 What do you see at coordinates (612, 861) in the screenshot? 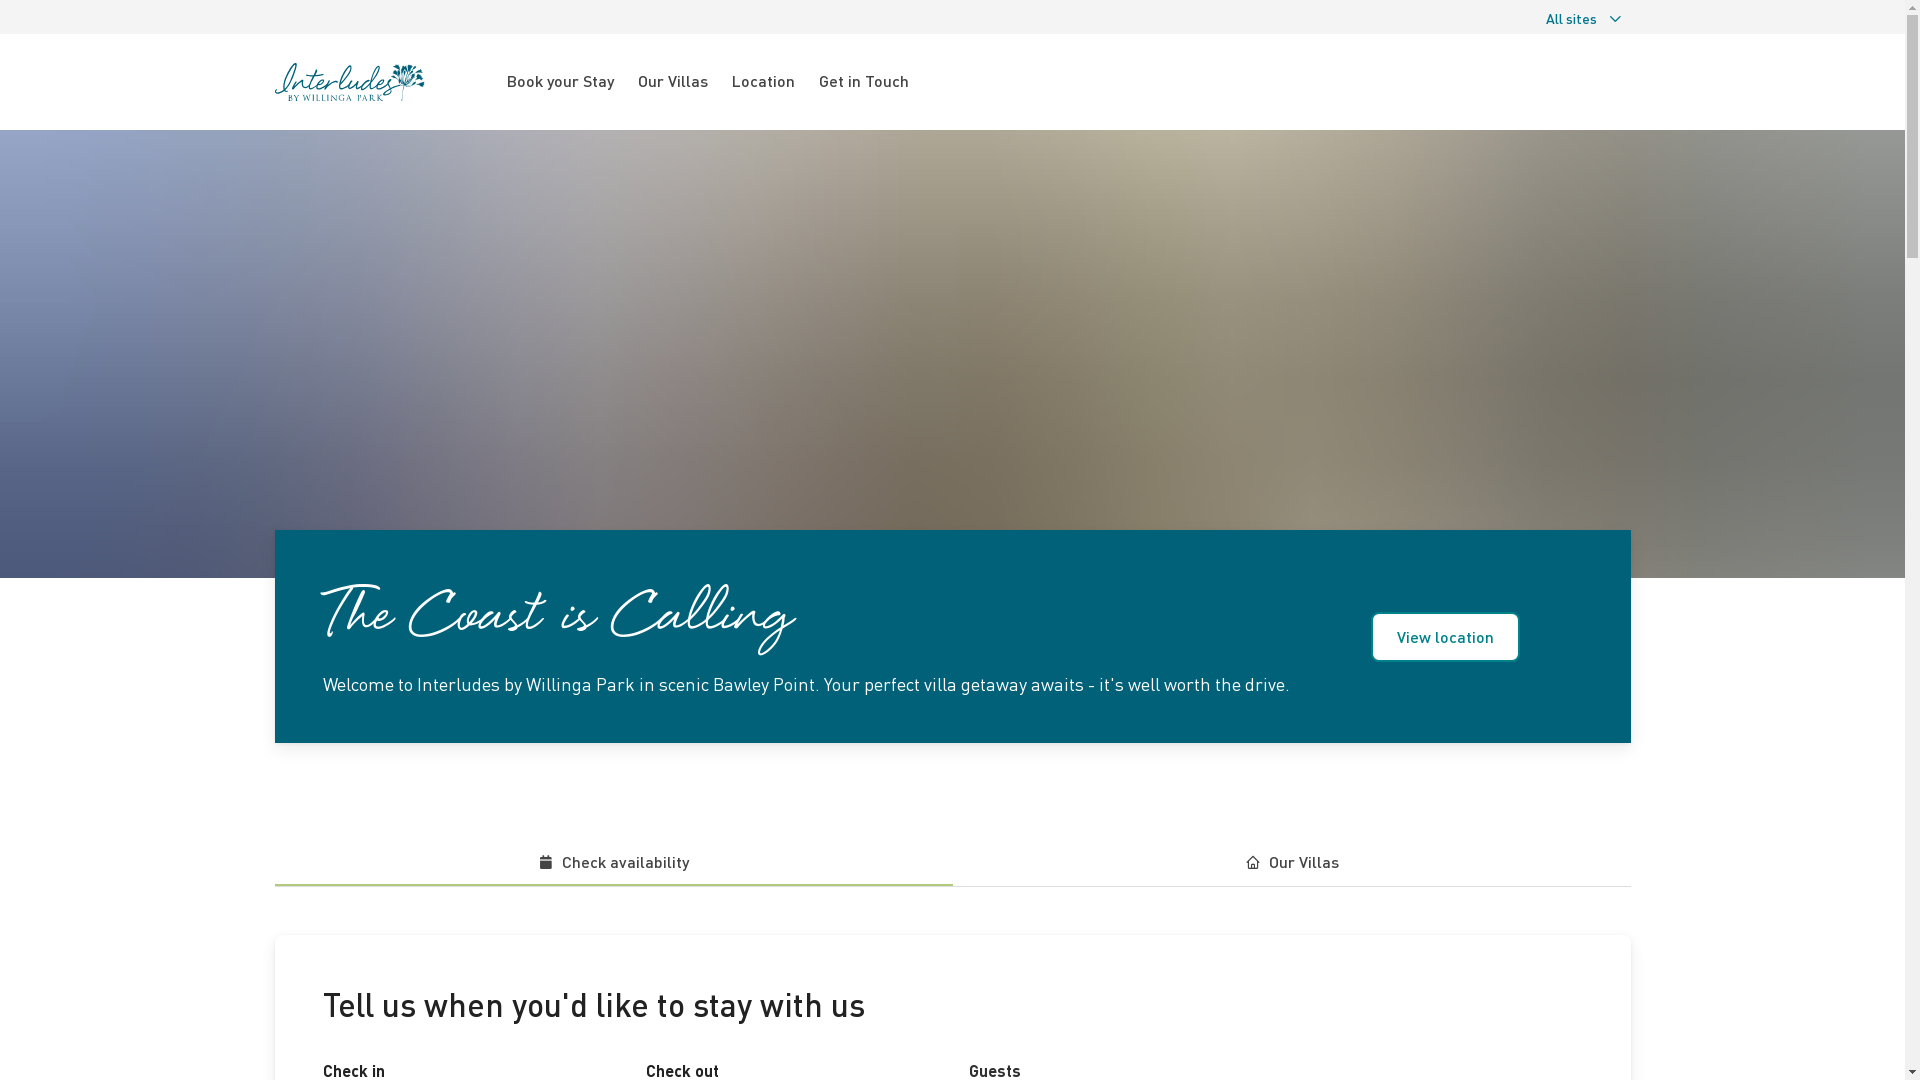
I see `'Check availability'` at bounding box center [612, 861].